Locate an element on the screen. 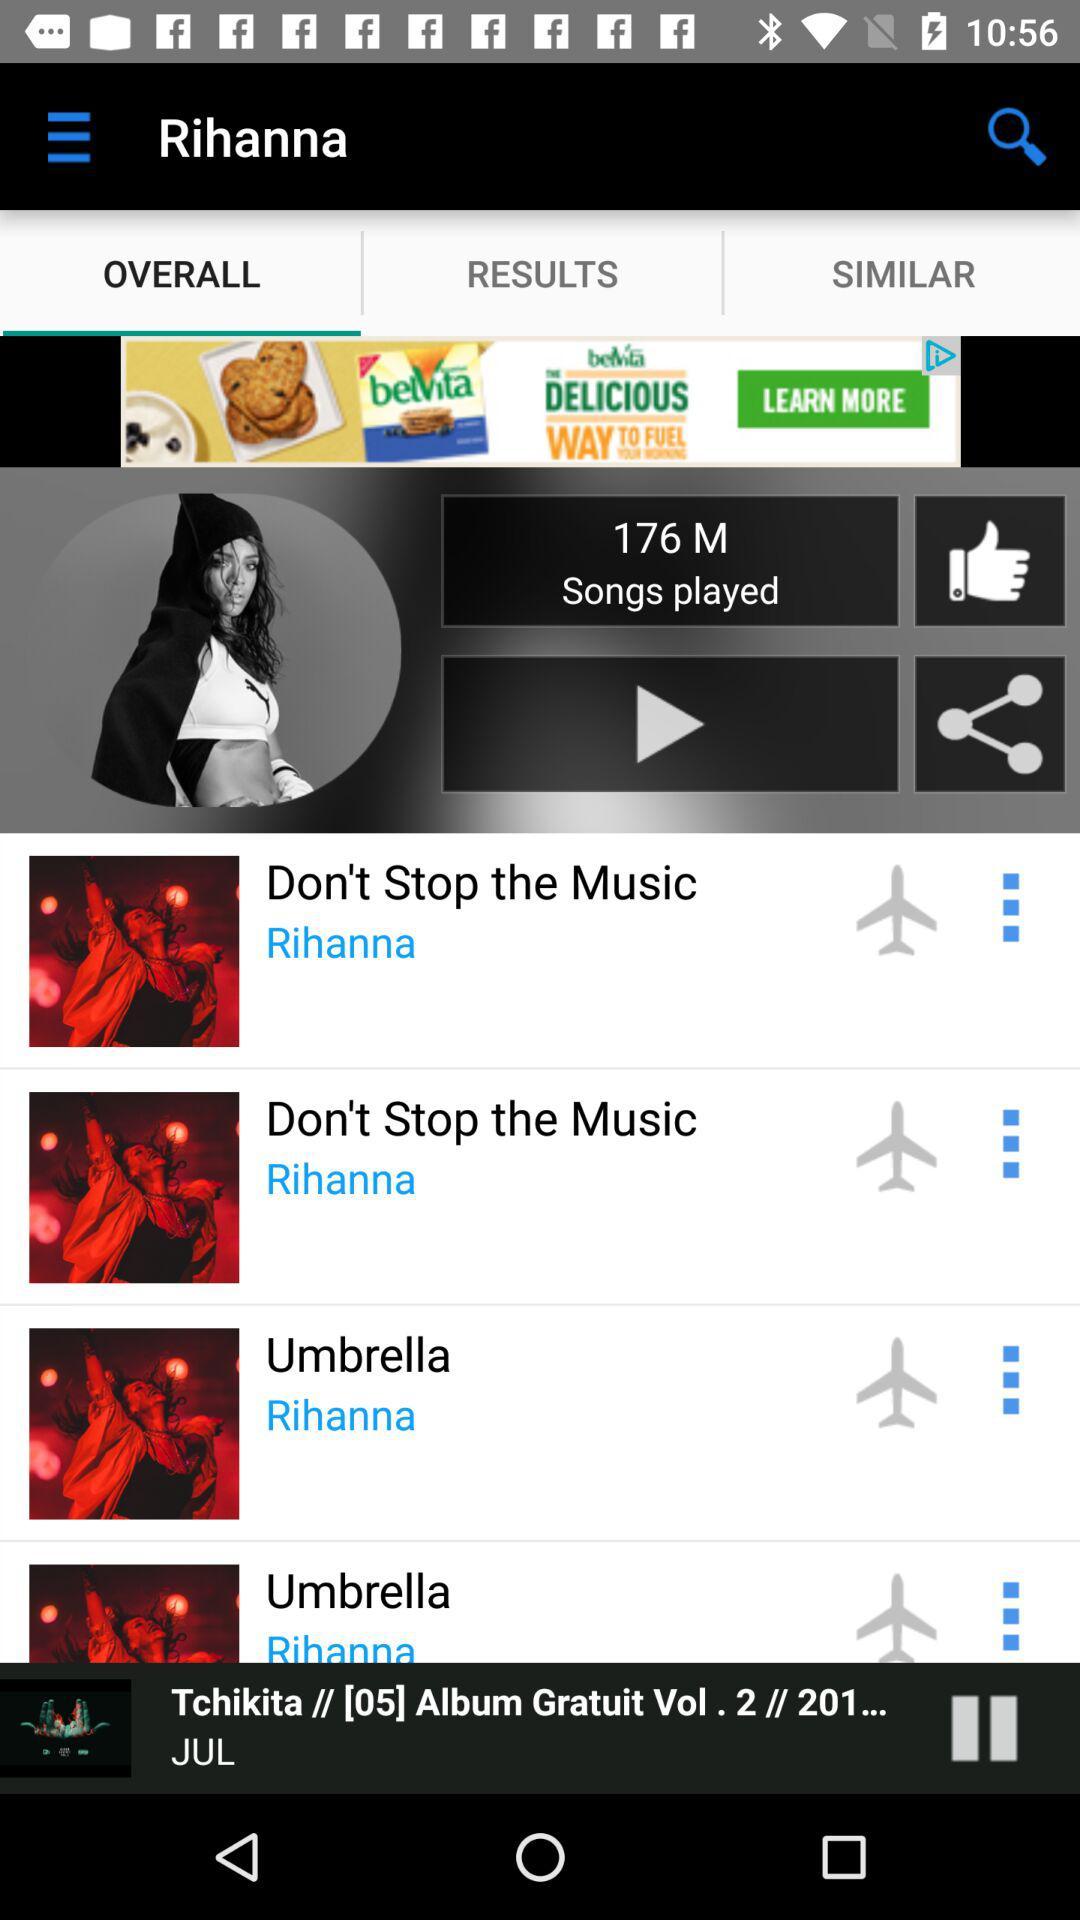  g to share button is located at coordinates (990, 723).